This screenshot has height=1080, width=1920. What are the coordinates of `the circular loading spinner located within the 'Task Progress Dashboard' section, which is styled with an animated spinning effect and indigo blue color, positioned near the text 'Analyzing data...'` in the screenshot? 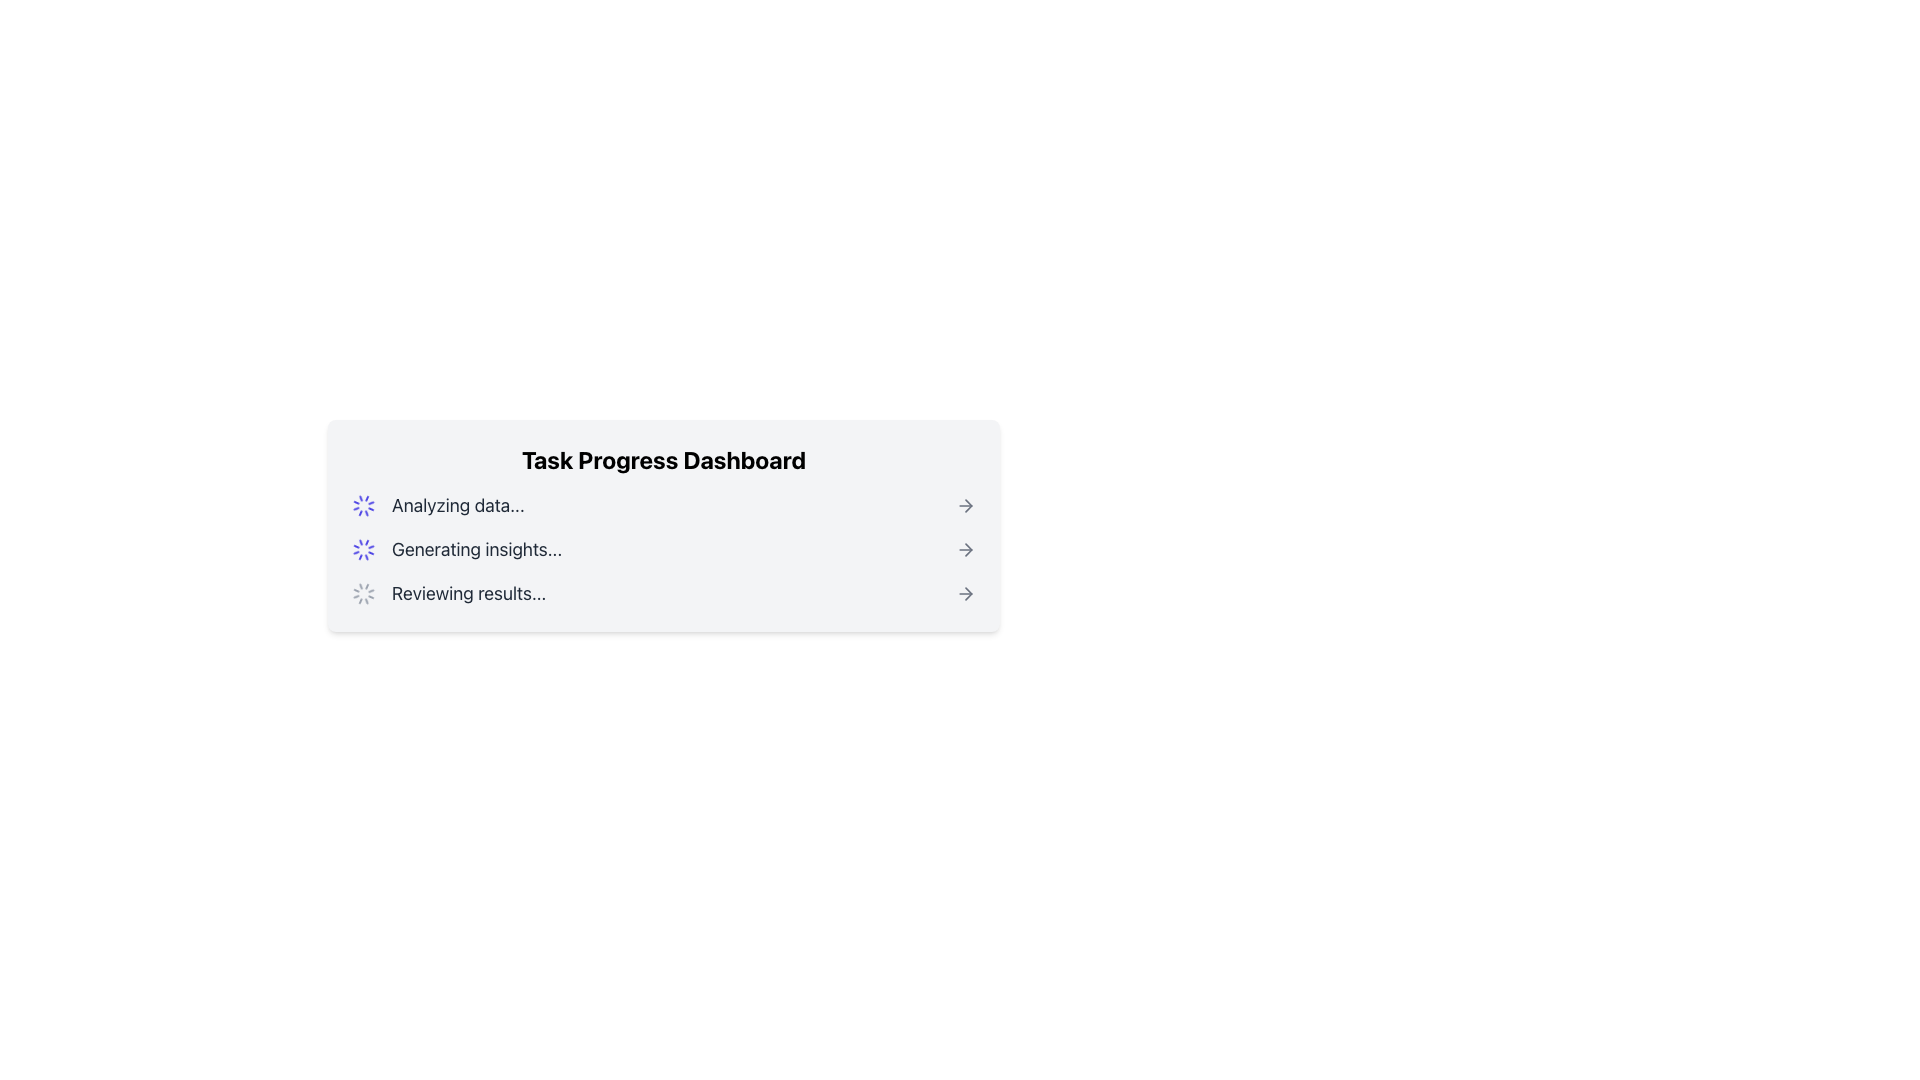 It's located at (364, 504).